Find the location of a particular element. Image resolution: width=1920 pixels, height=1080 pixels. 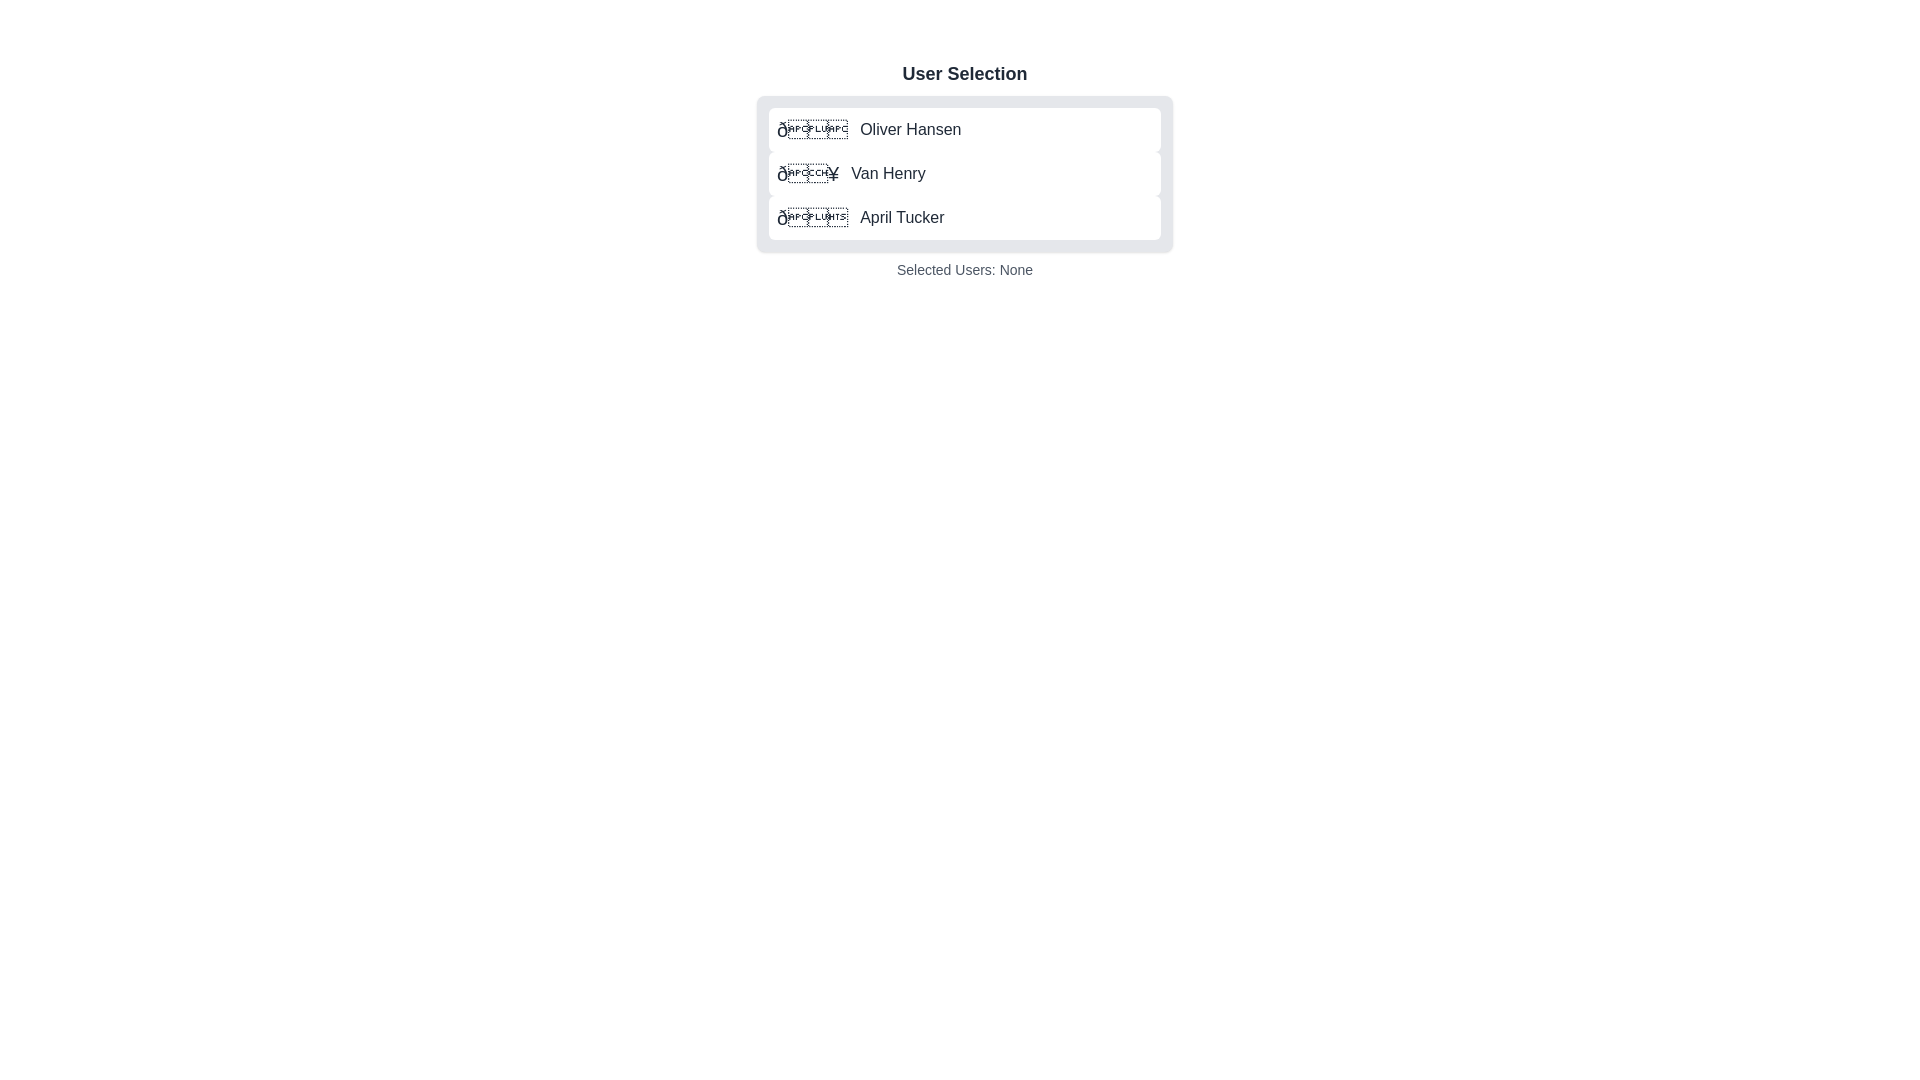

the flame emoji styled with 'text-xl' class, which is positioned as a prefix to the name 'Van Henry' in the interface is located at coordinates (808, 172).